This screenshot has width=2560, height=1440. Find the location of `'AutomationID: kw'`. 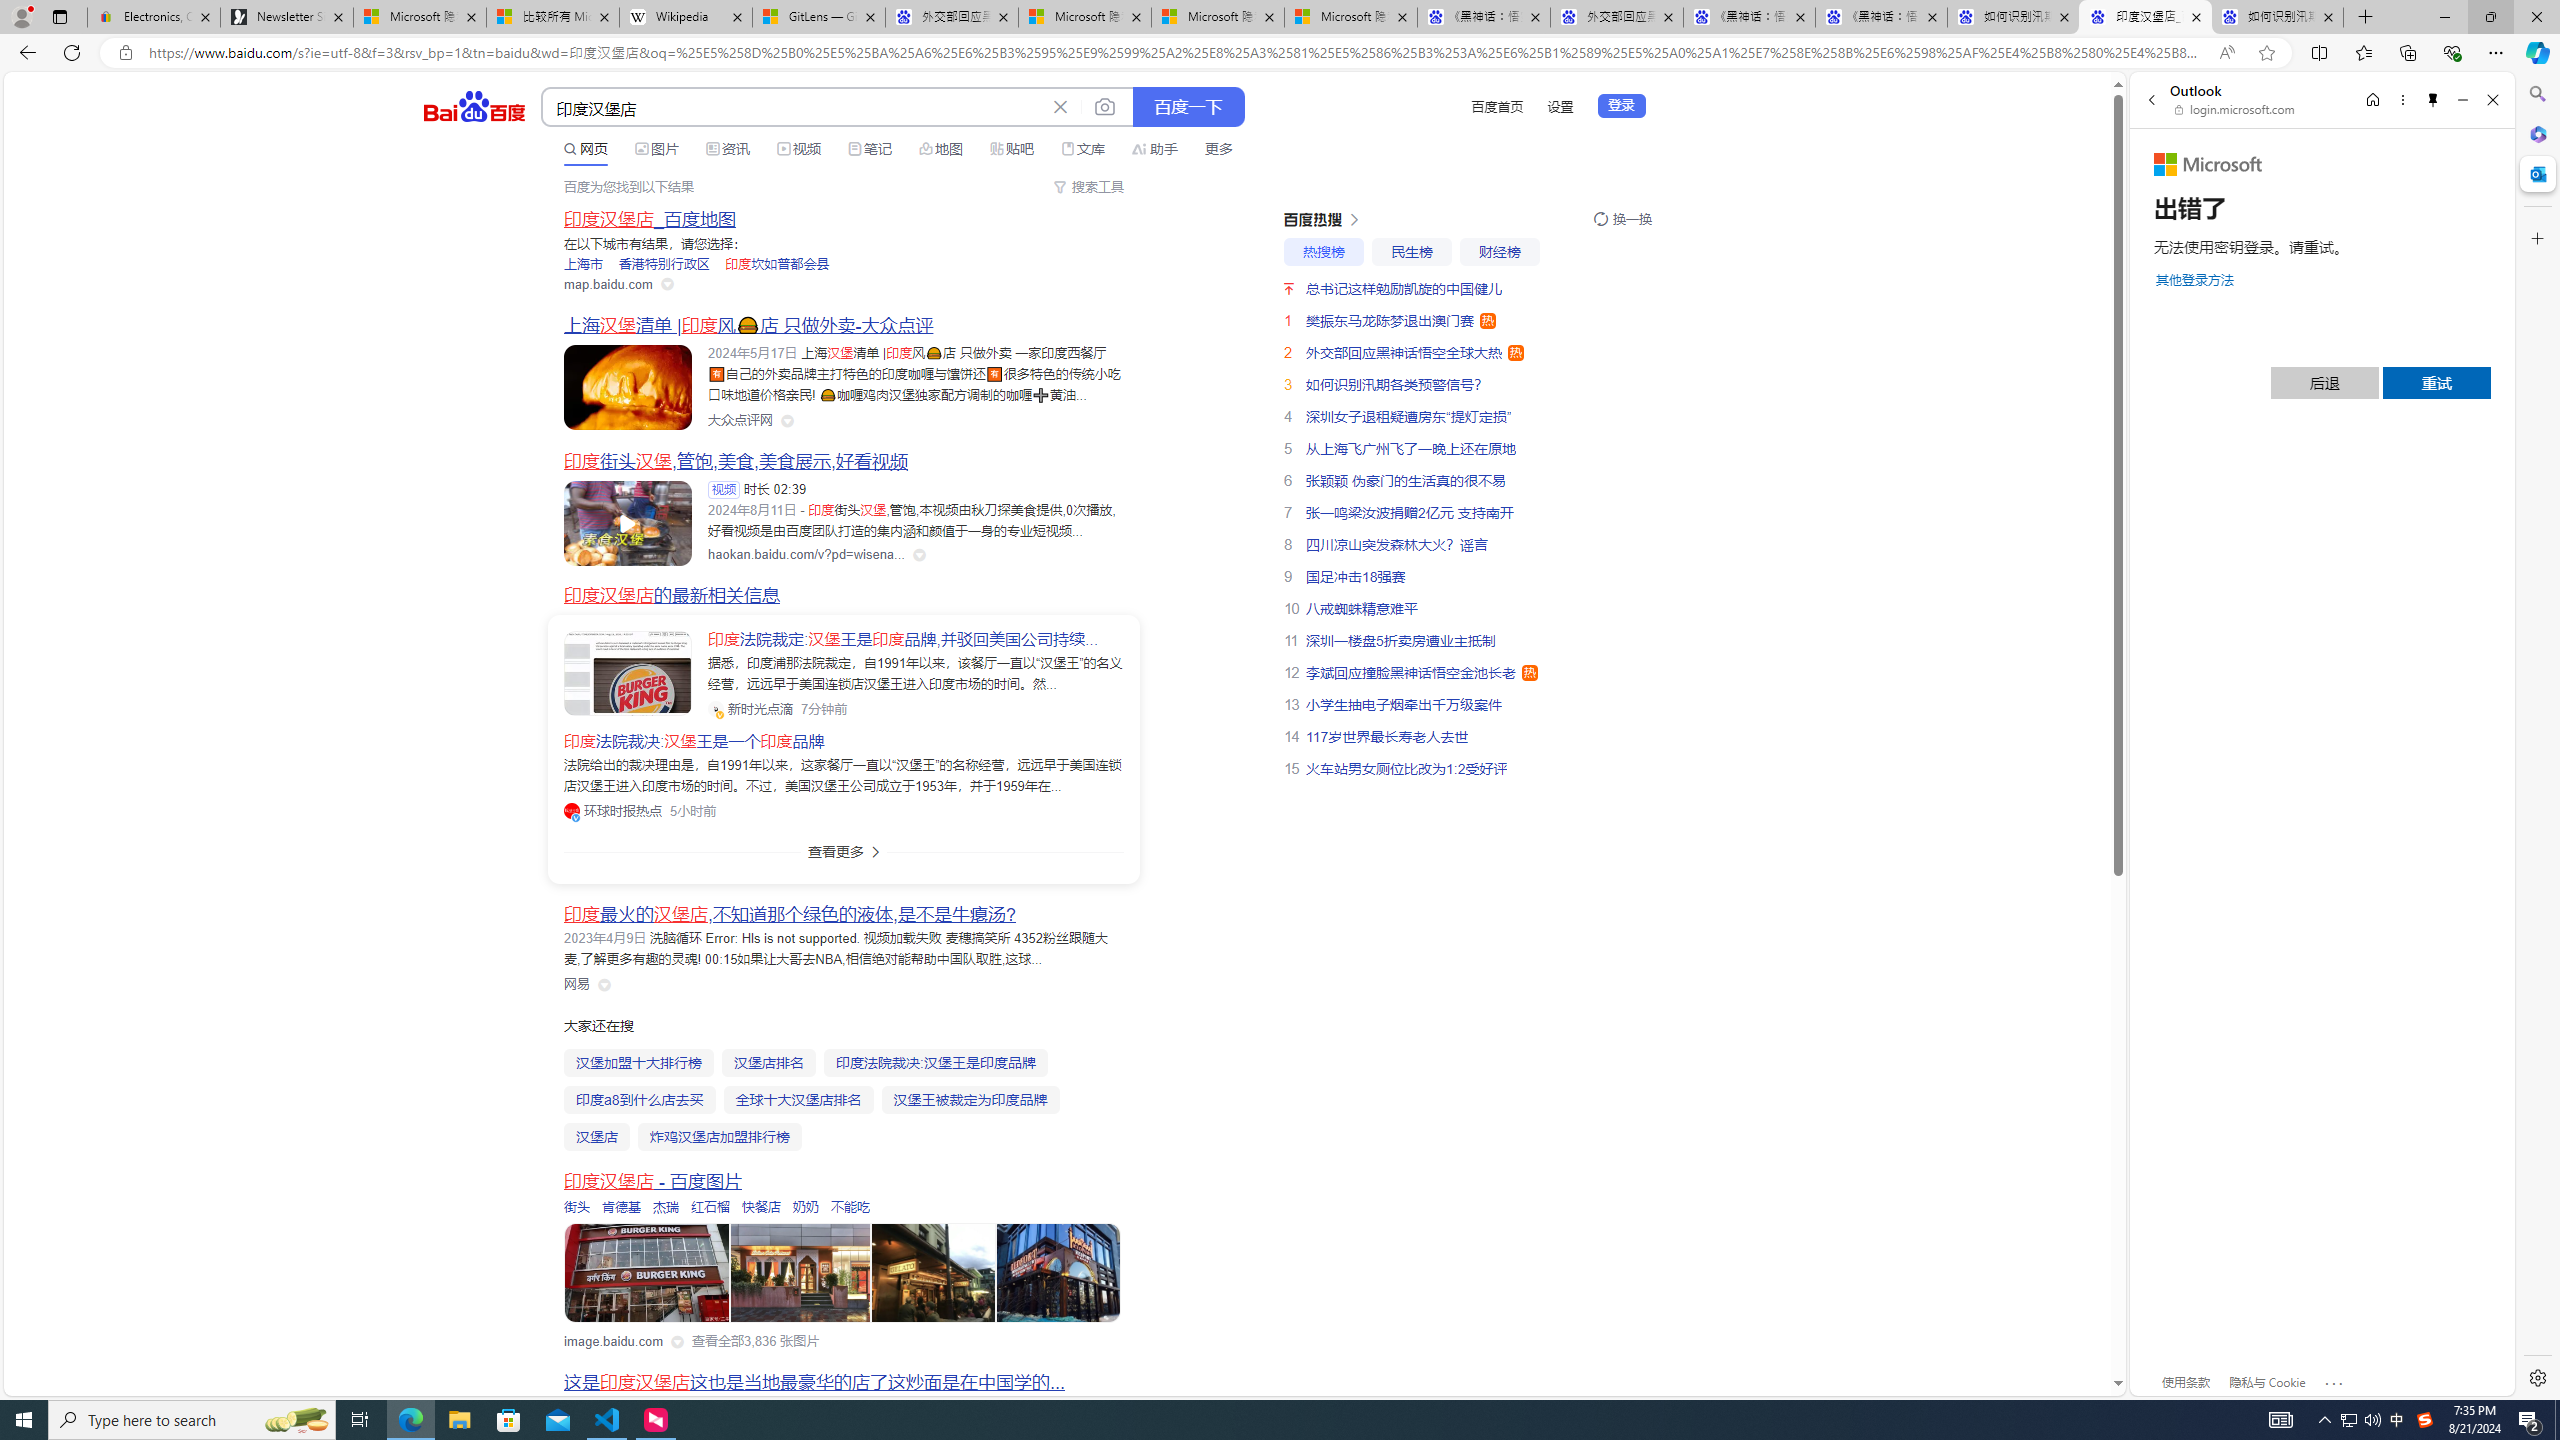

'AutomationID: kw' is located at coordinates (794, 107).